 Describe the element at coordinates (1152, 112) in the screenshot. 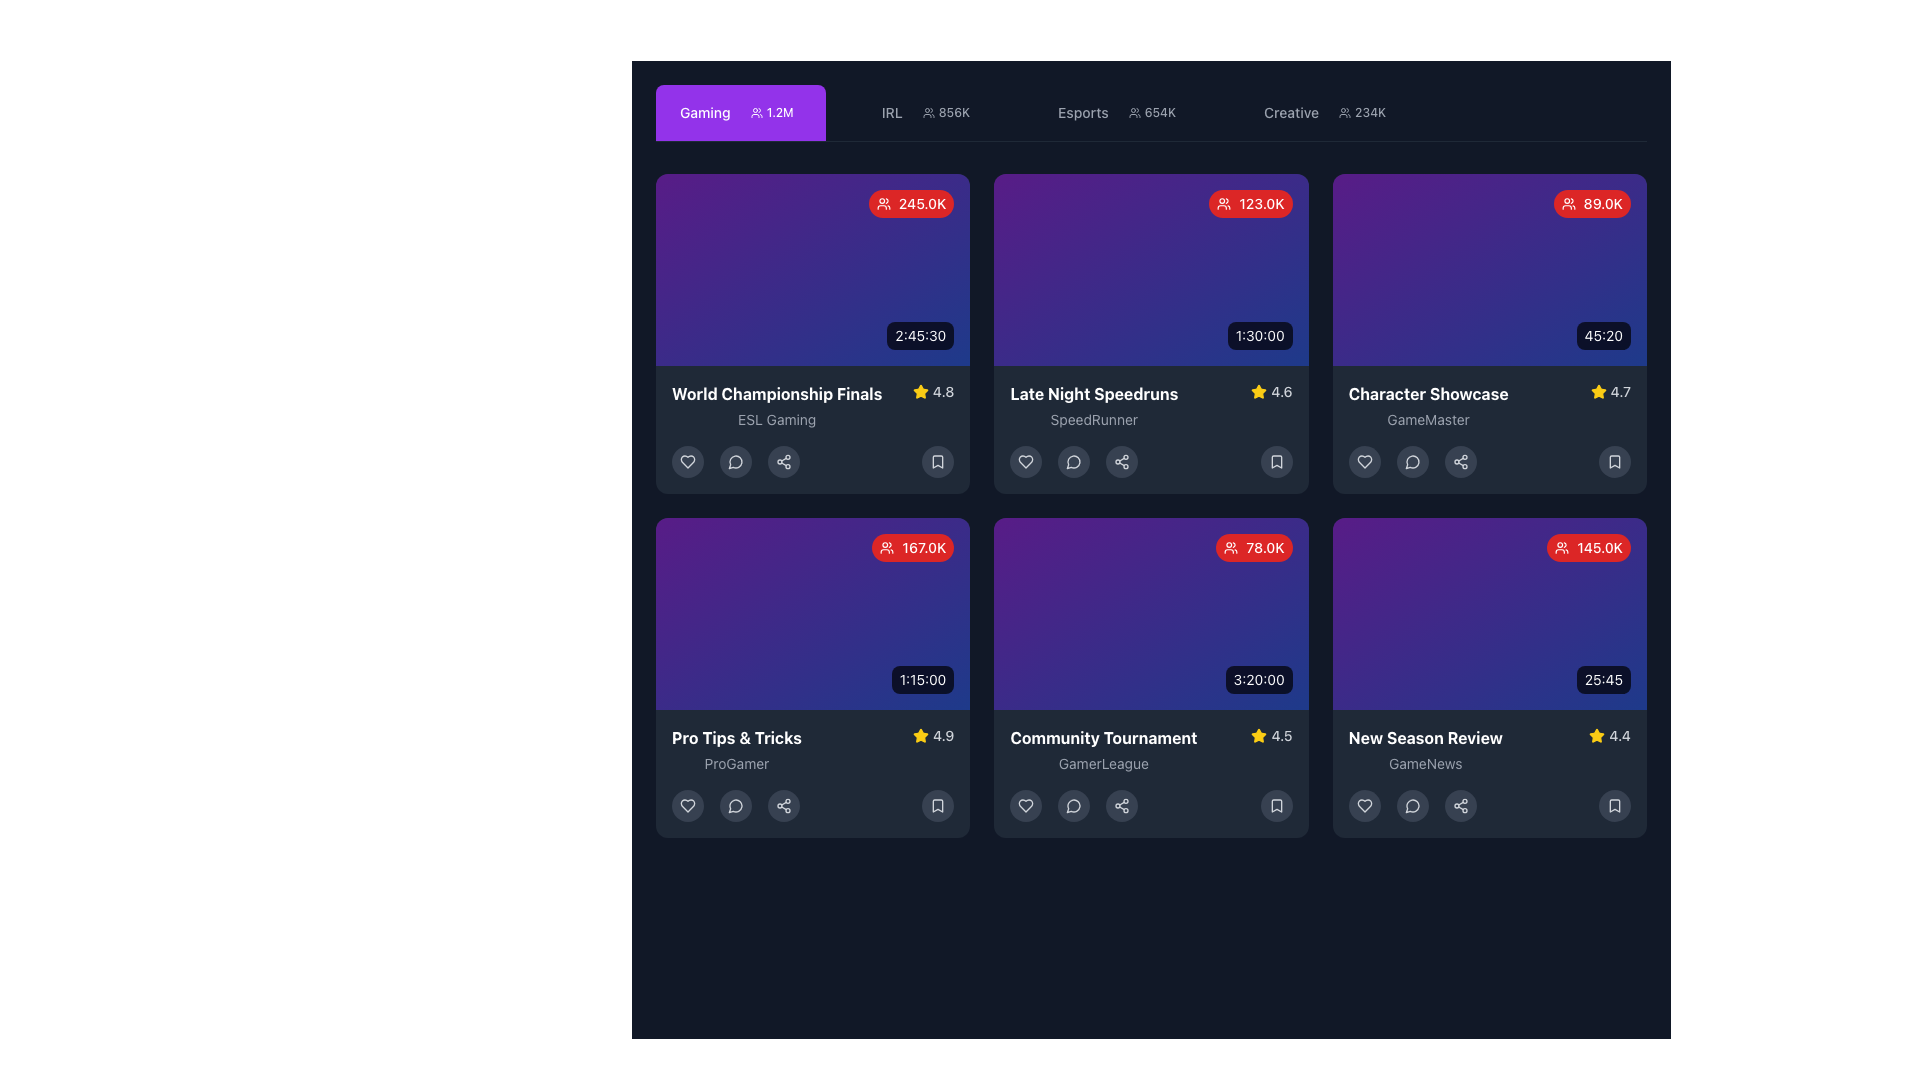

I see `the badge displaying '654K' with a group icon, located near the center of the top bar adjacent to the 'Esports' tab` at that location.